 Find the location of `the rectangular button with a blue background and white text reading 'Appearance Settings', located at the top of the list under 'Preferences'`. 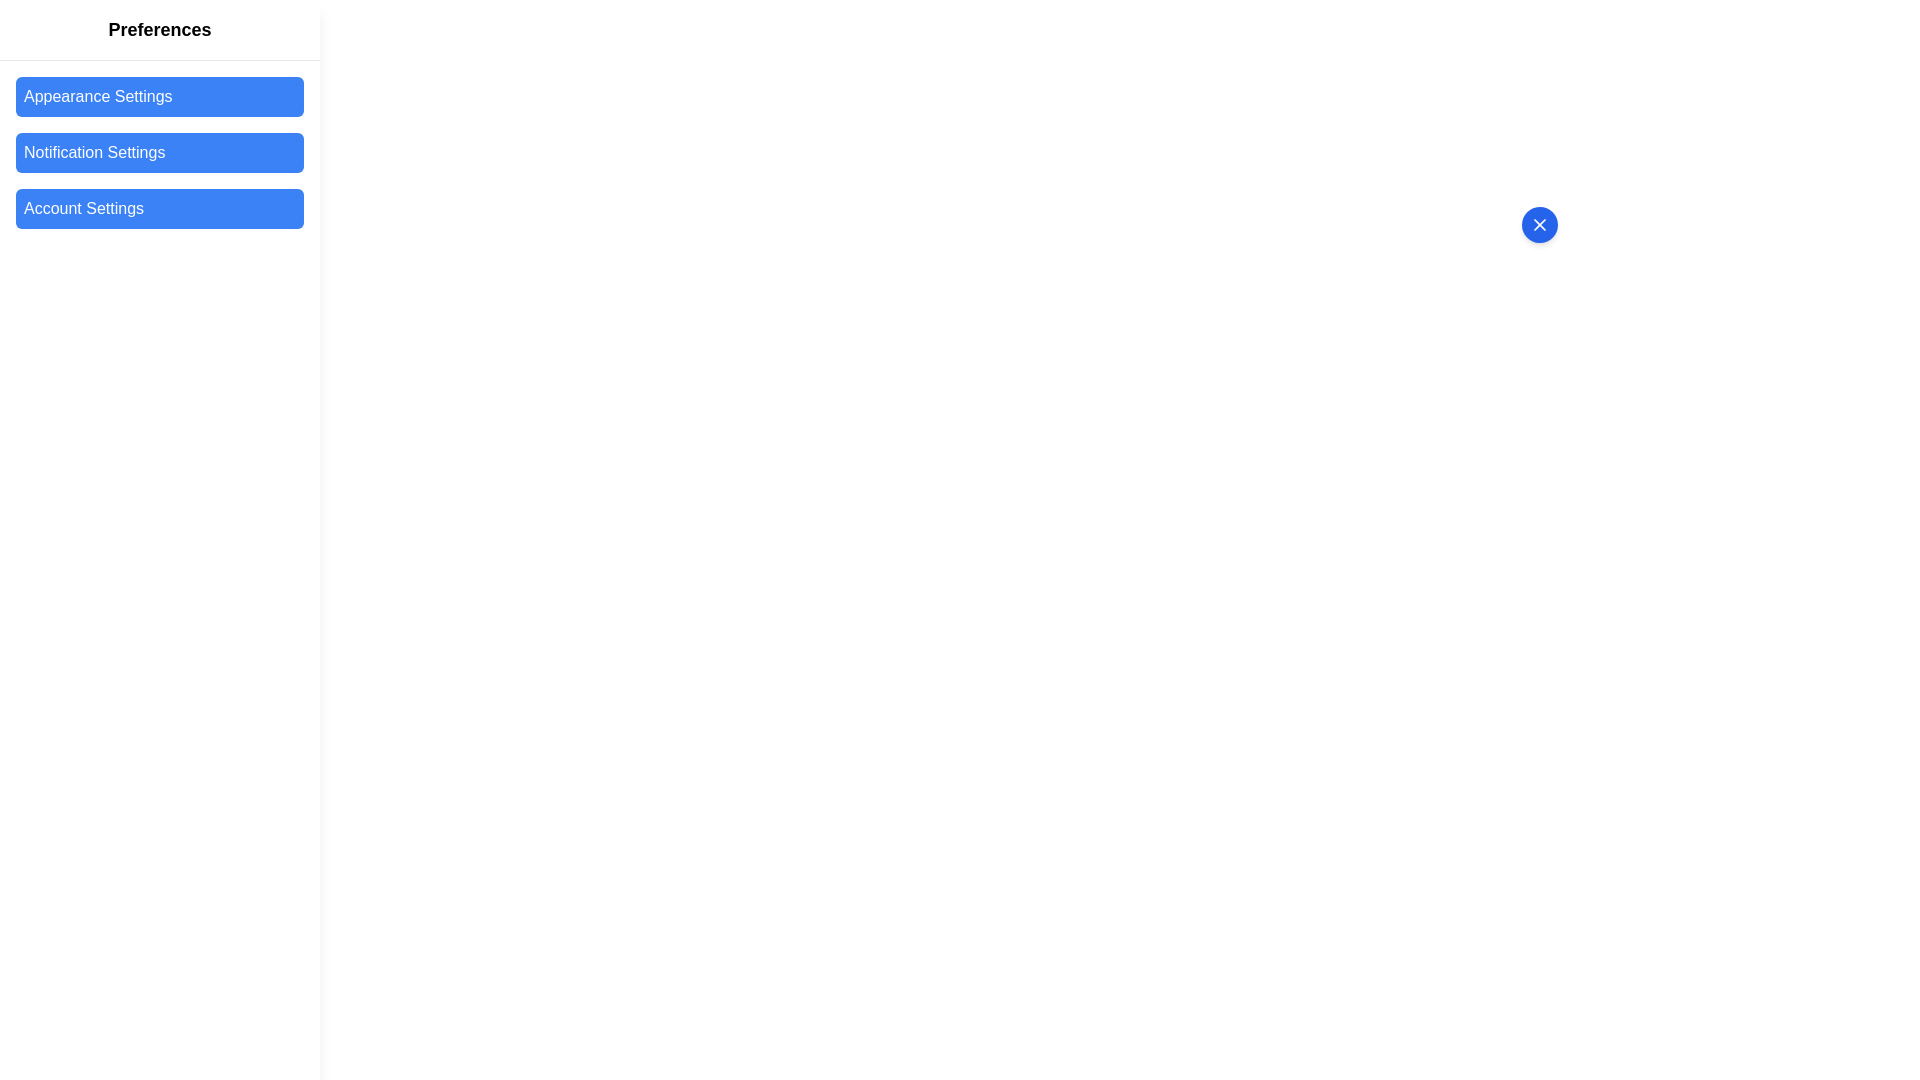

the rectangular button with a blue background and white text reading 'Appearance Settings', located at the top of the list under 'Preferences' is located at coordinates (158, 96).